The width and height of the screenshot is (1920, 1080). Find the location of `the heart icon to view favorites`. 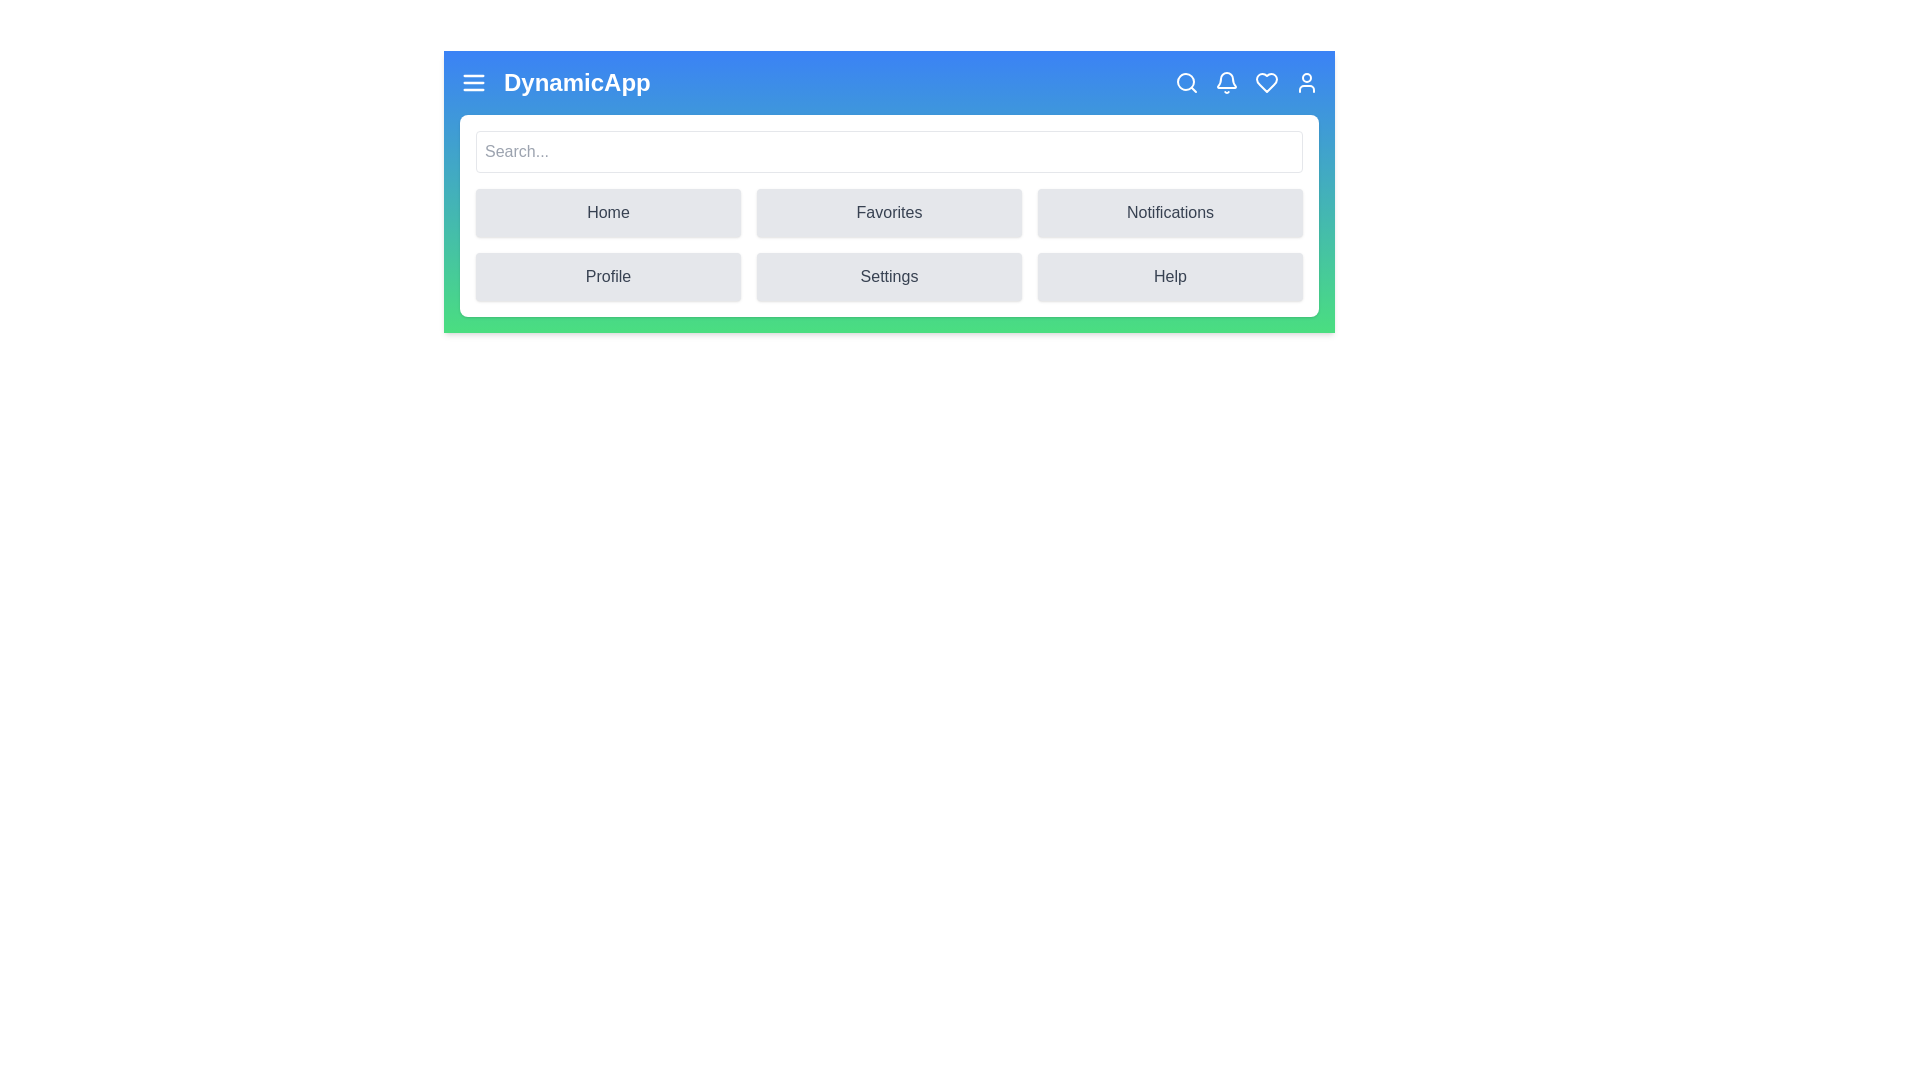

the heart icon to view favorites is located at coordinates (1266, 82).